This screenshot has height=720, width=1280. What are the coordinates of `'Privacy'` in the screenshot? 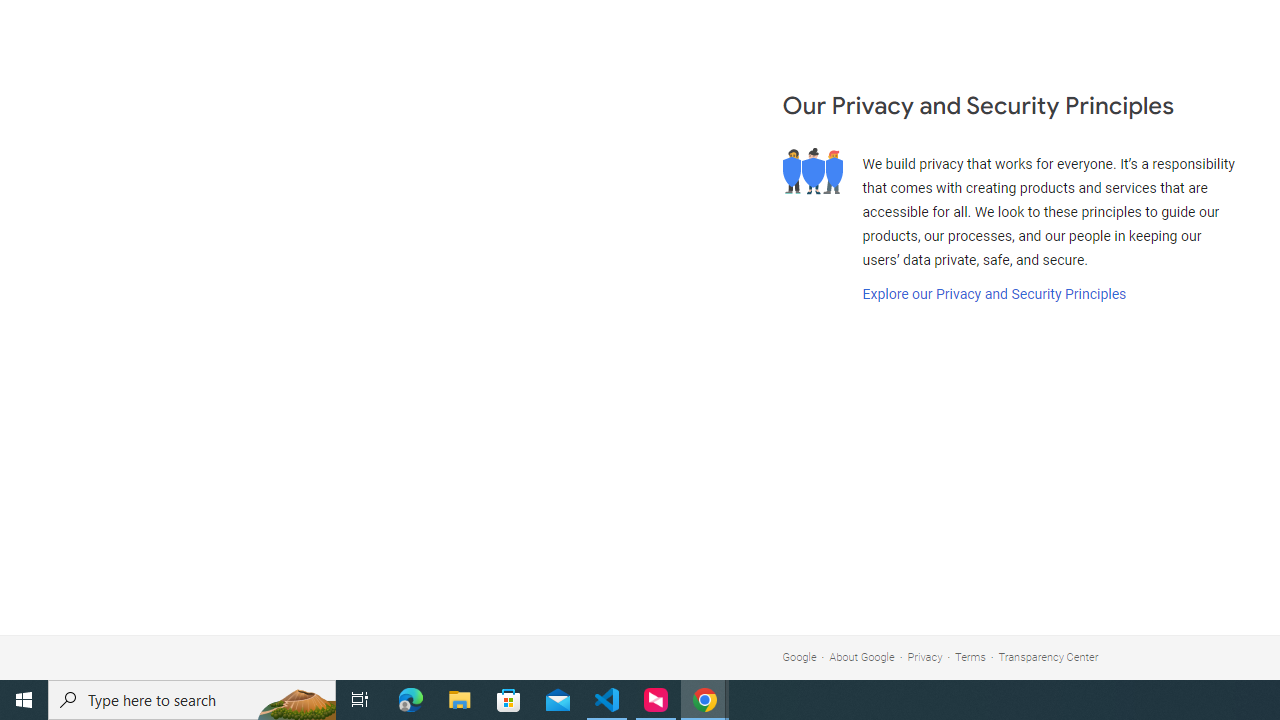 It's located at (924, 657).